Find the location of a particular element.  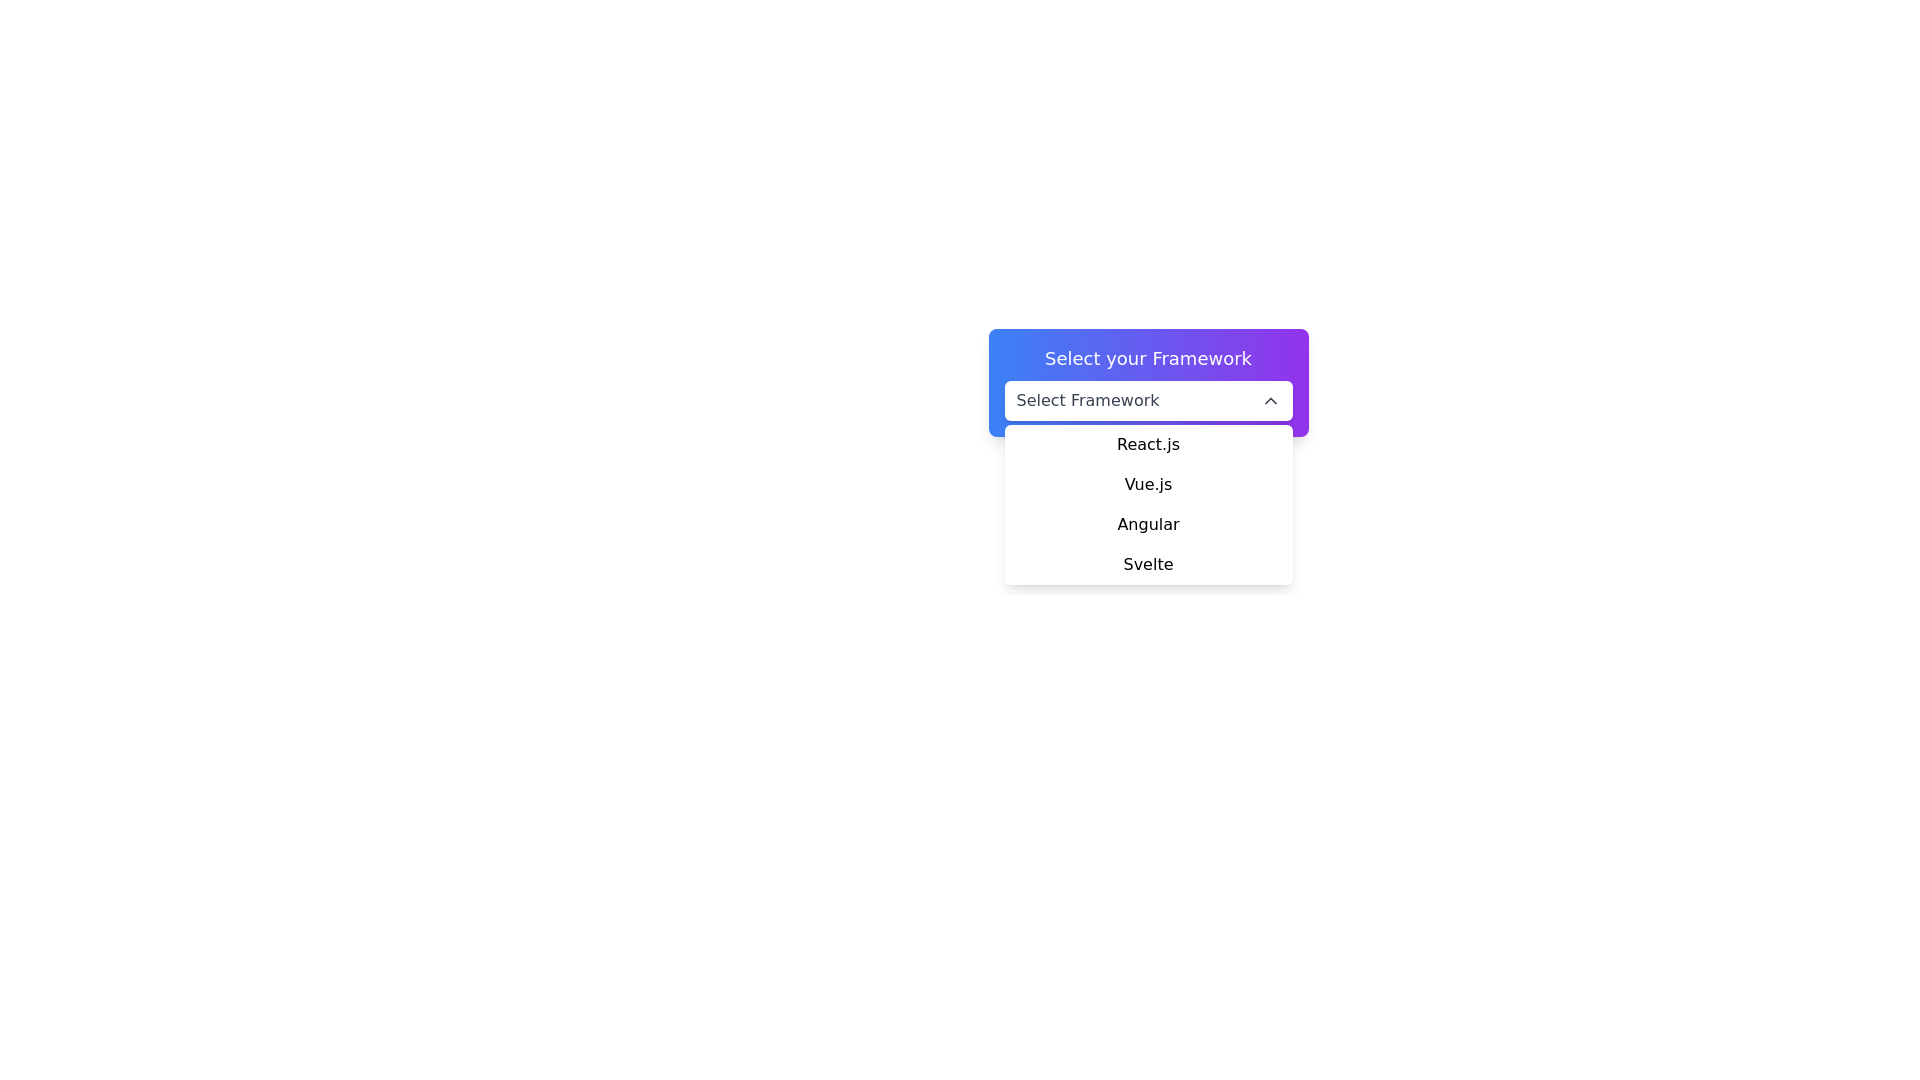

the 'Angular' option is located at coordinates (1148, 523).